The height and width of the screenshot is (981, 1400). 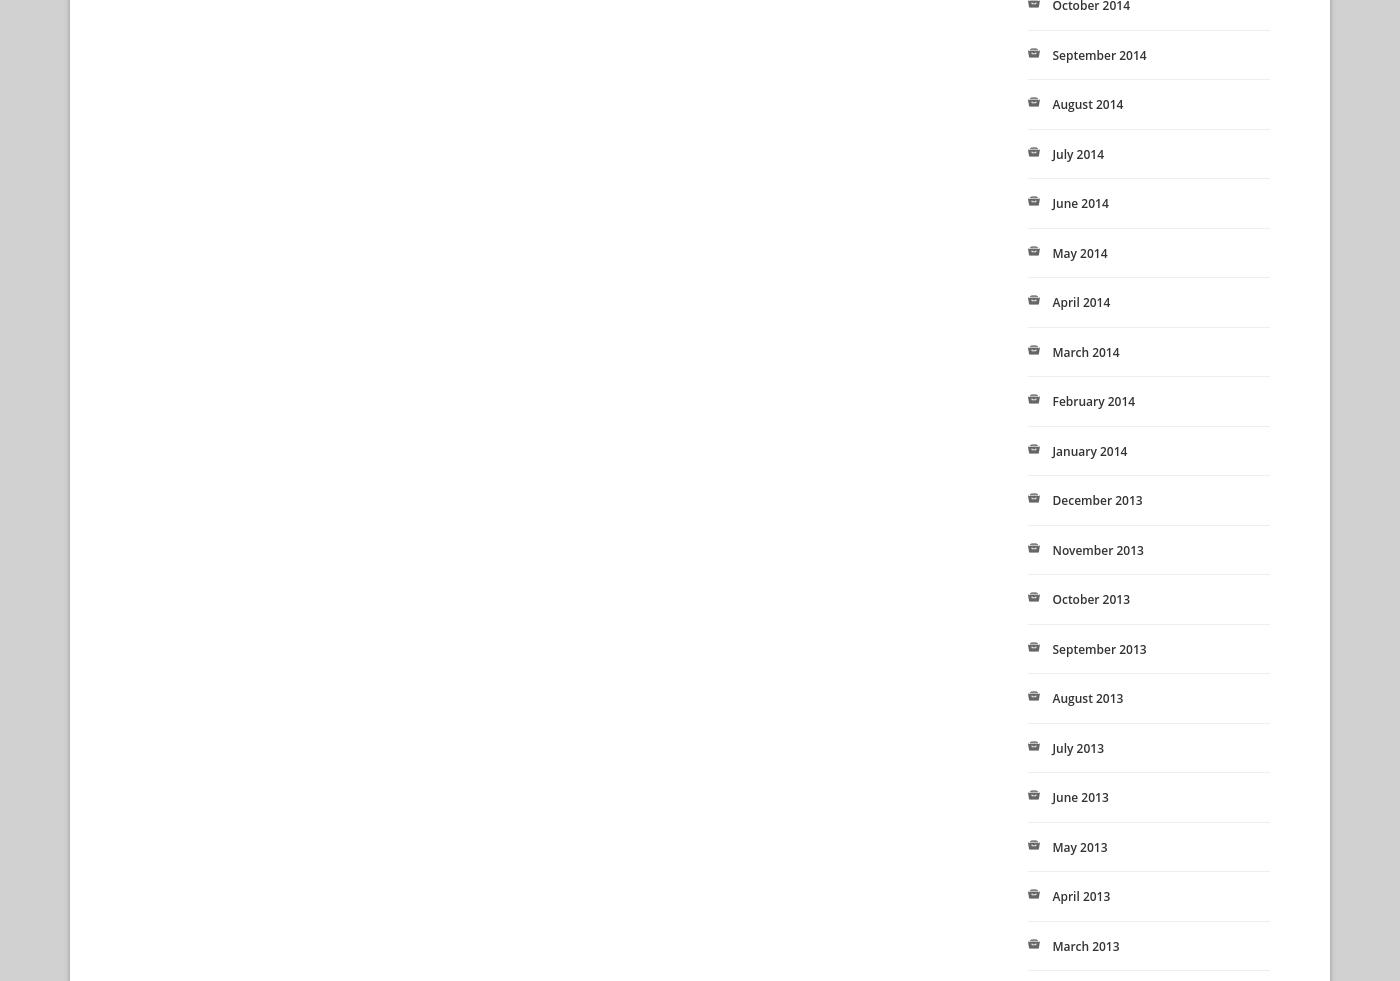 What do you see at coordinates (1085, 350) in the screenshot?
I see `'March 2014'` at bounding box center [1085, 350].